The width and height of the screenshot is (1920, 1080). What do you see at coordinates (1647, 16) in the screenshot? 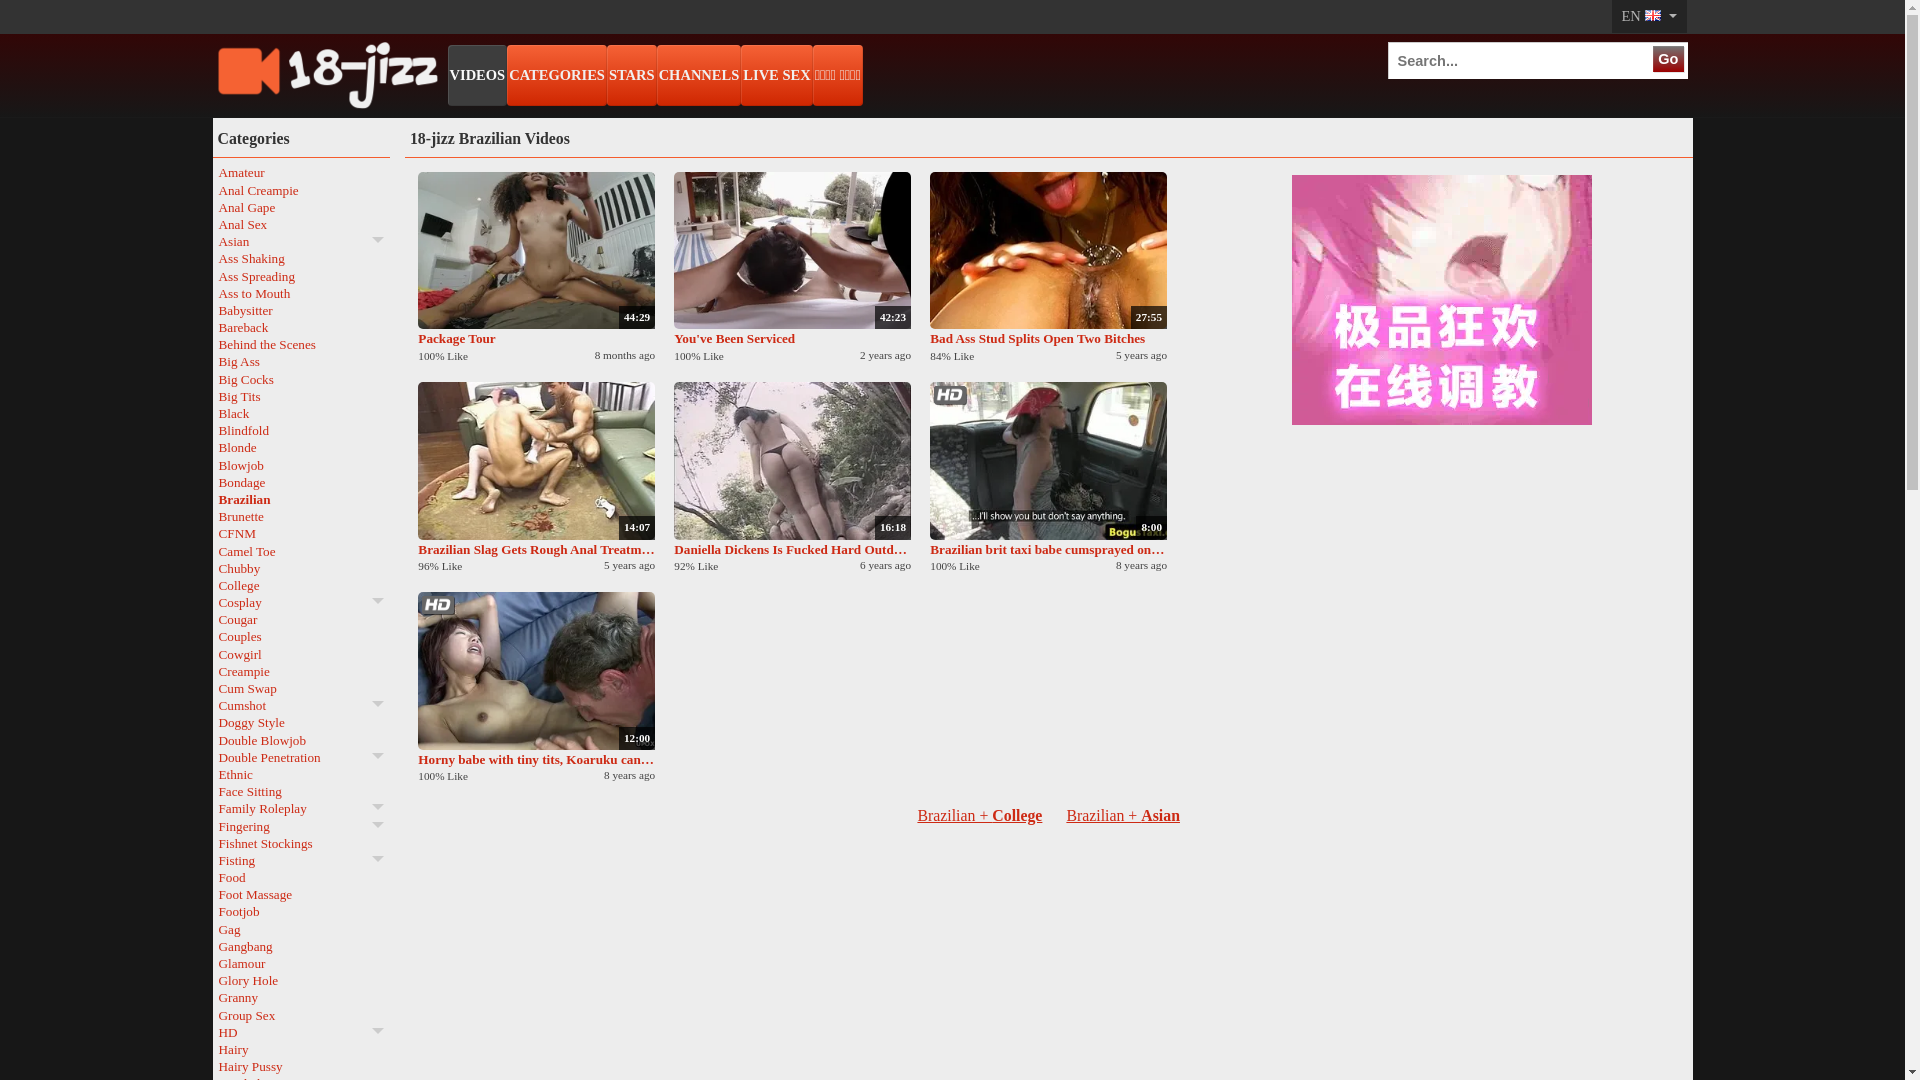
I see `'EN'` at bounding box center [1647, 16].